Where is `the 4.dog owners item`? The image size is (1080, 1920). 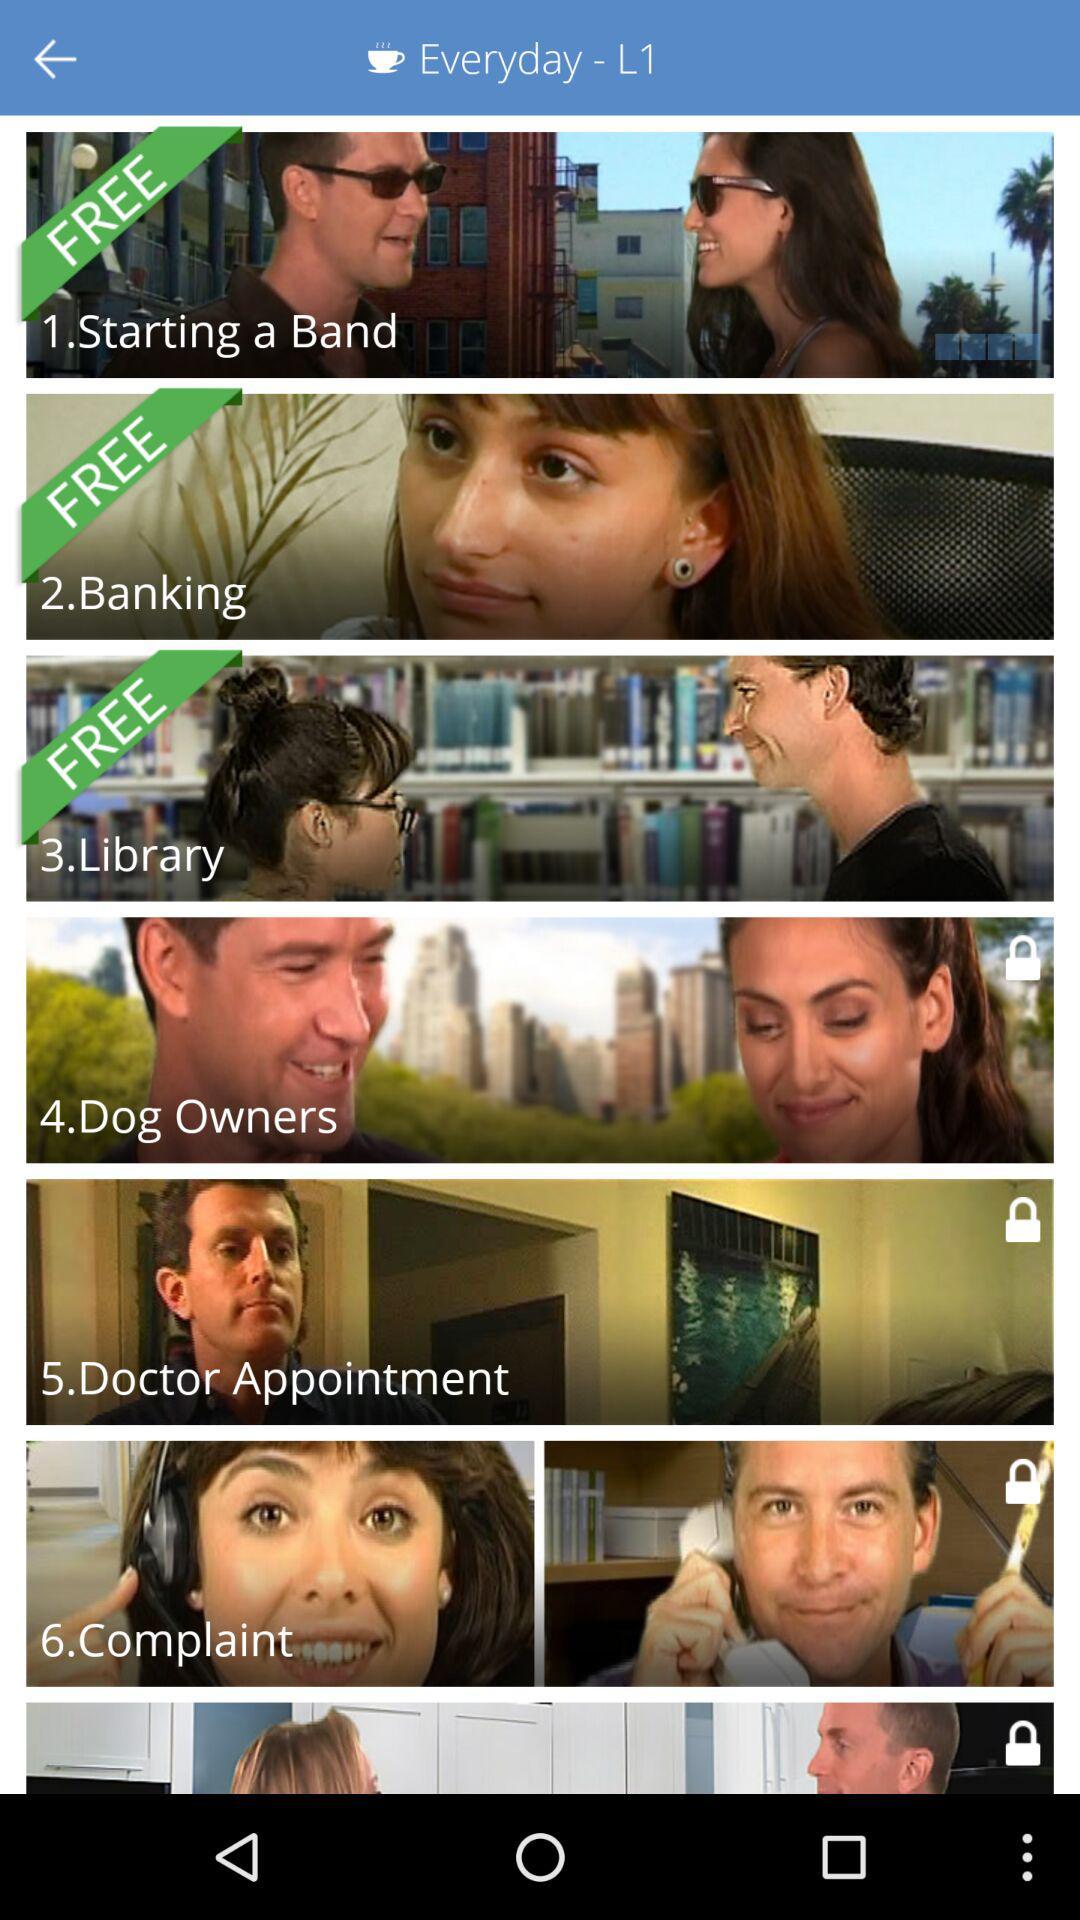 the 4.dog owners item is located at coordinates (189, 1114).